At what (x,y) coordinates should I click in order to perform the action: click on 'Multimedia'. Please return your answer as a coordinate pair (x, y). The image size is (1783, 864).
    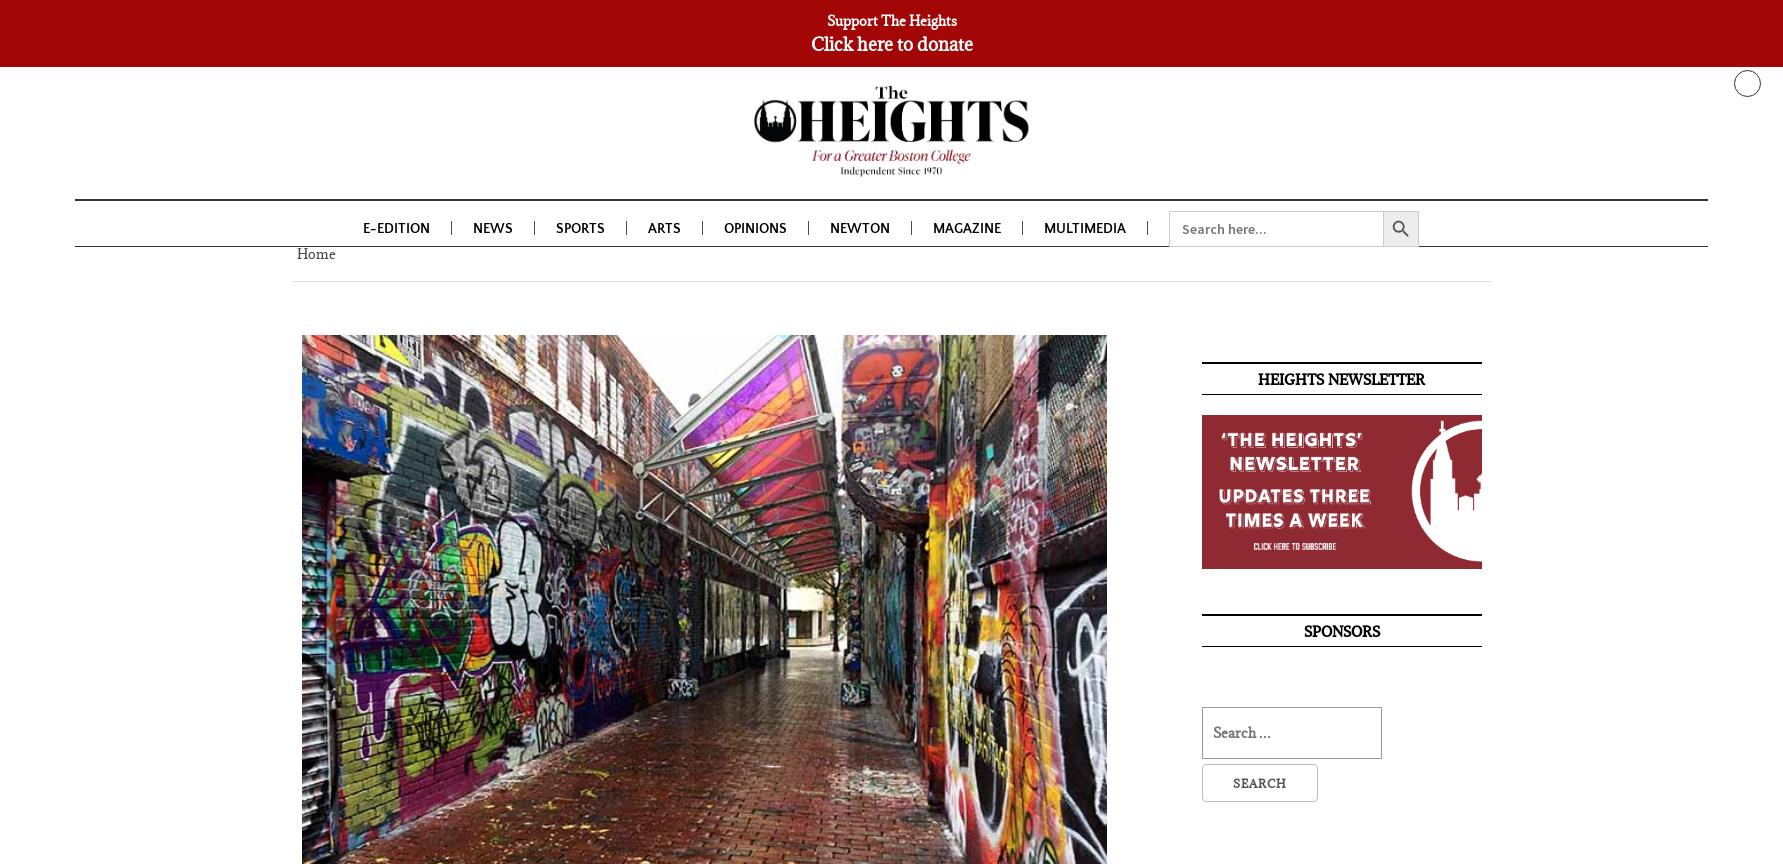
    Looking at the image, I should click on (1084, 233).